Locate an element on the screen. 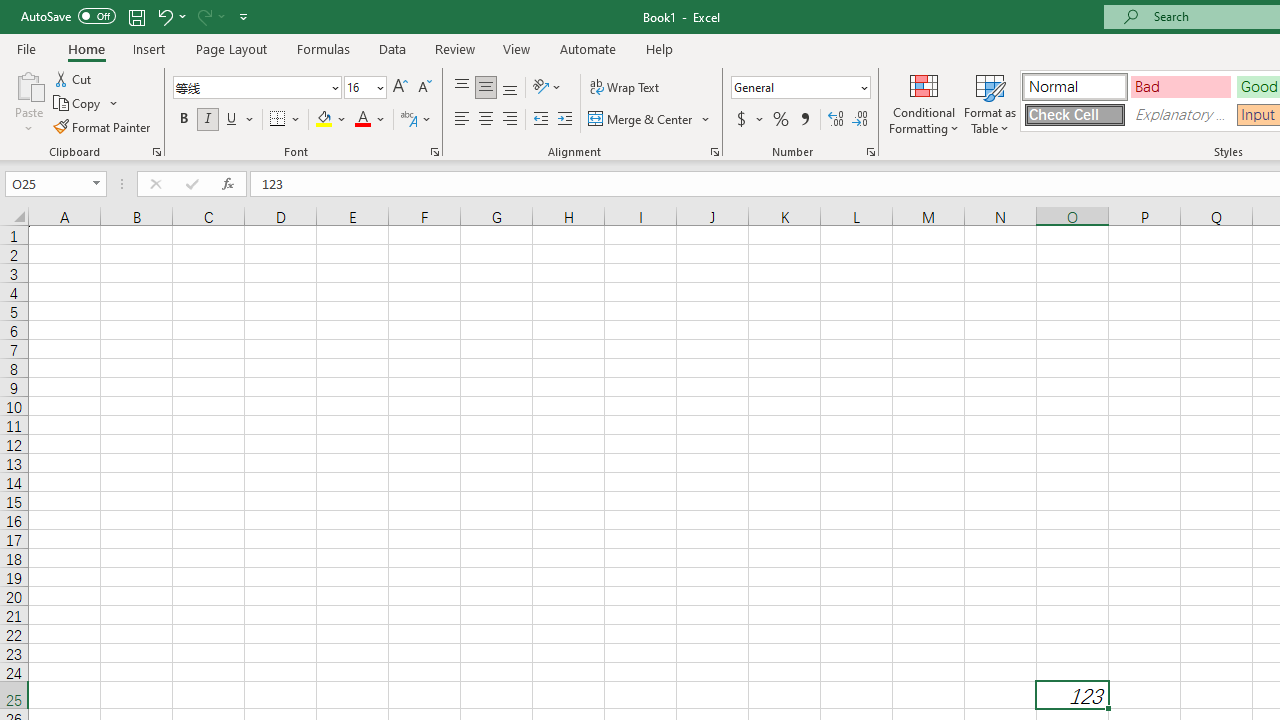 The width and height of the screenshot is (1280, 720). 'Orientation' is located at coordinates (547, 86).